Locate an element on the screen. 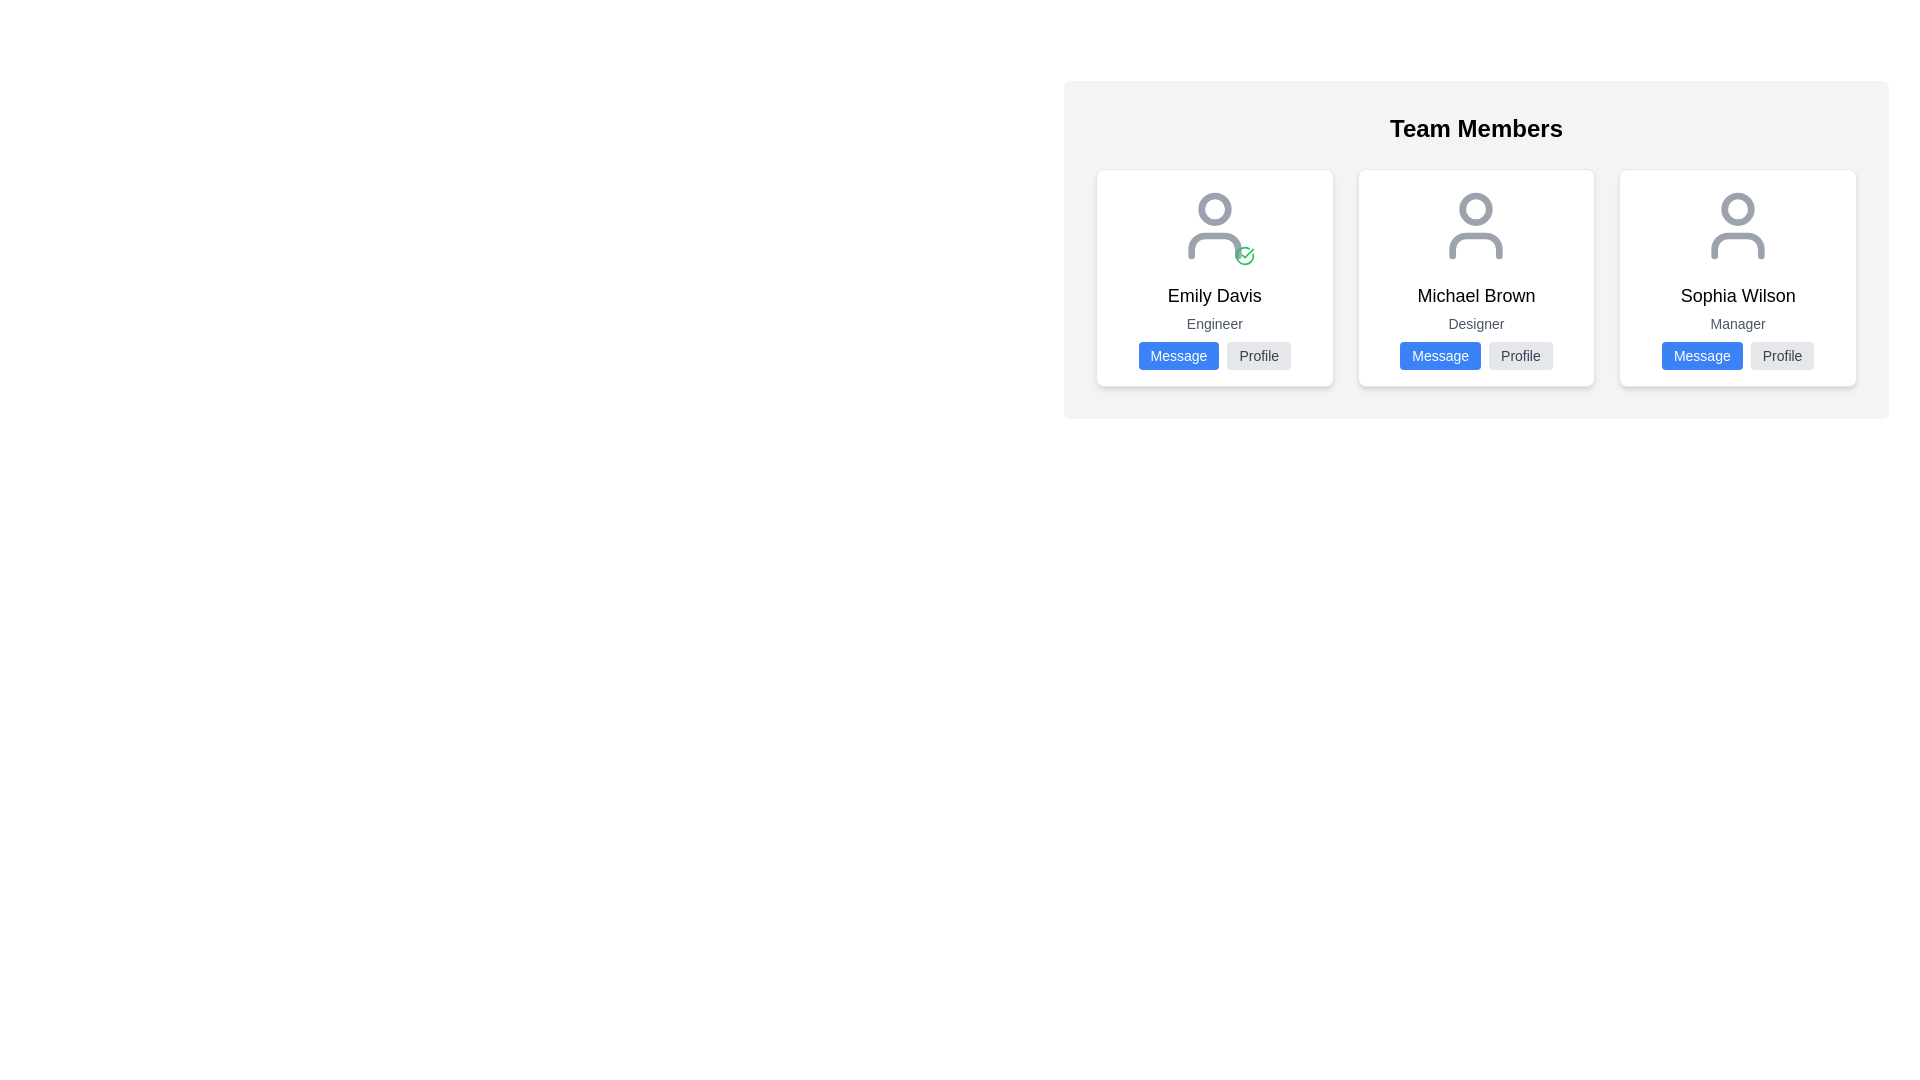 This screenshot has width=1920, height=1080. the 'Message' button with bold white text and a blue background, located in the bottom section of the card for 'Sophia Wilson' is located at coordinates (1701, 354).